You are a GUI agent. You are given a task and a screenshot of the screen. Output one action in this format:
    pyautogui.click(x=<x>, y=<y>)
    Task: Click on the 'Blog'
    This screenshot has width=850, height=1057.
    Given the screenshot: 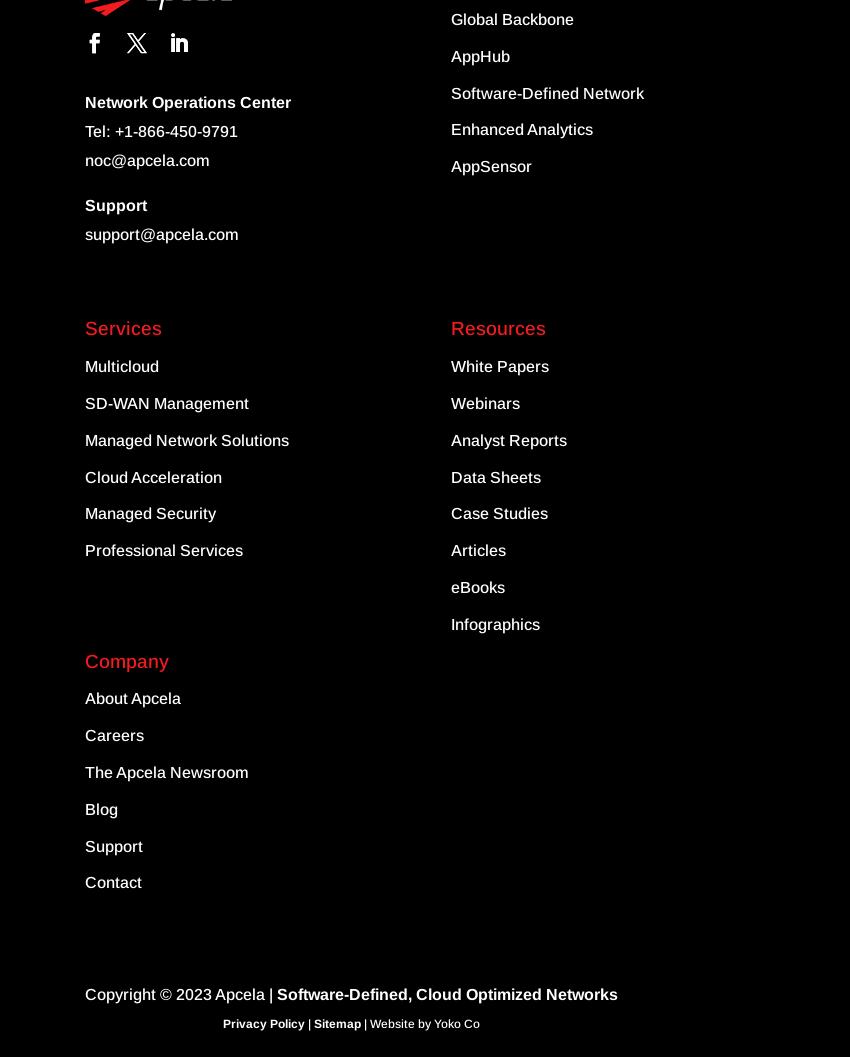 What is the action you would take?
    pyautogui.click(x=100, y=808)
    